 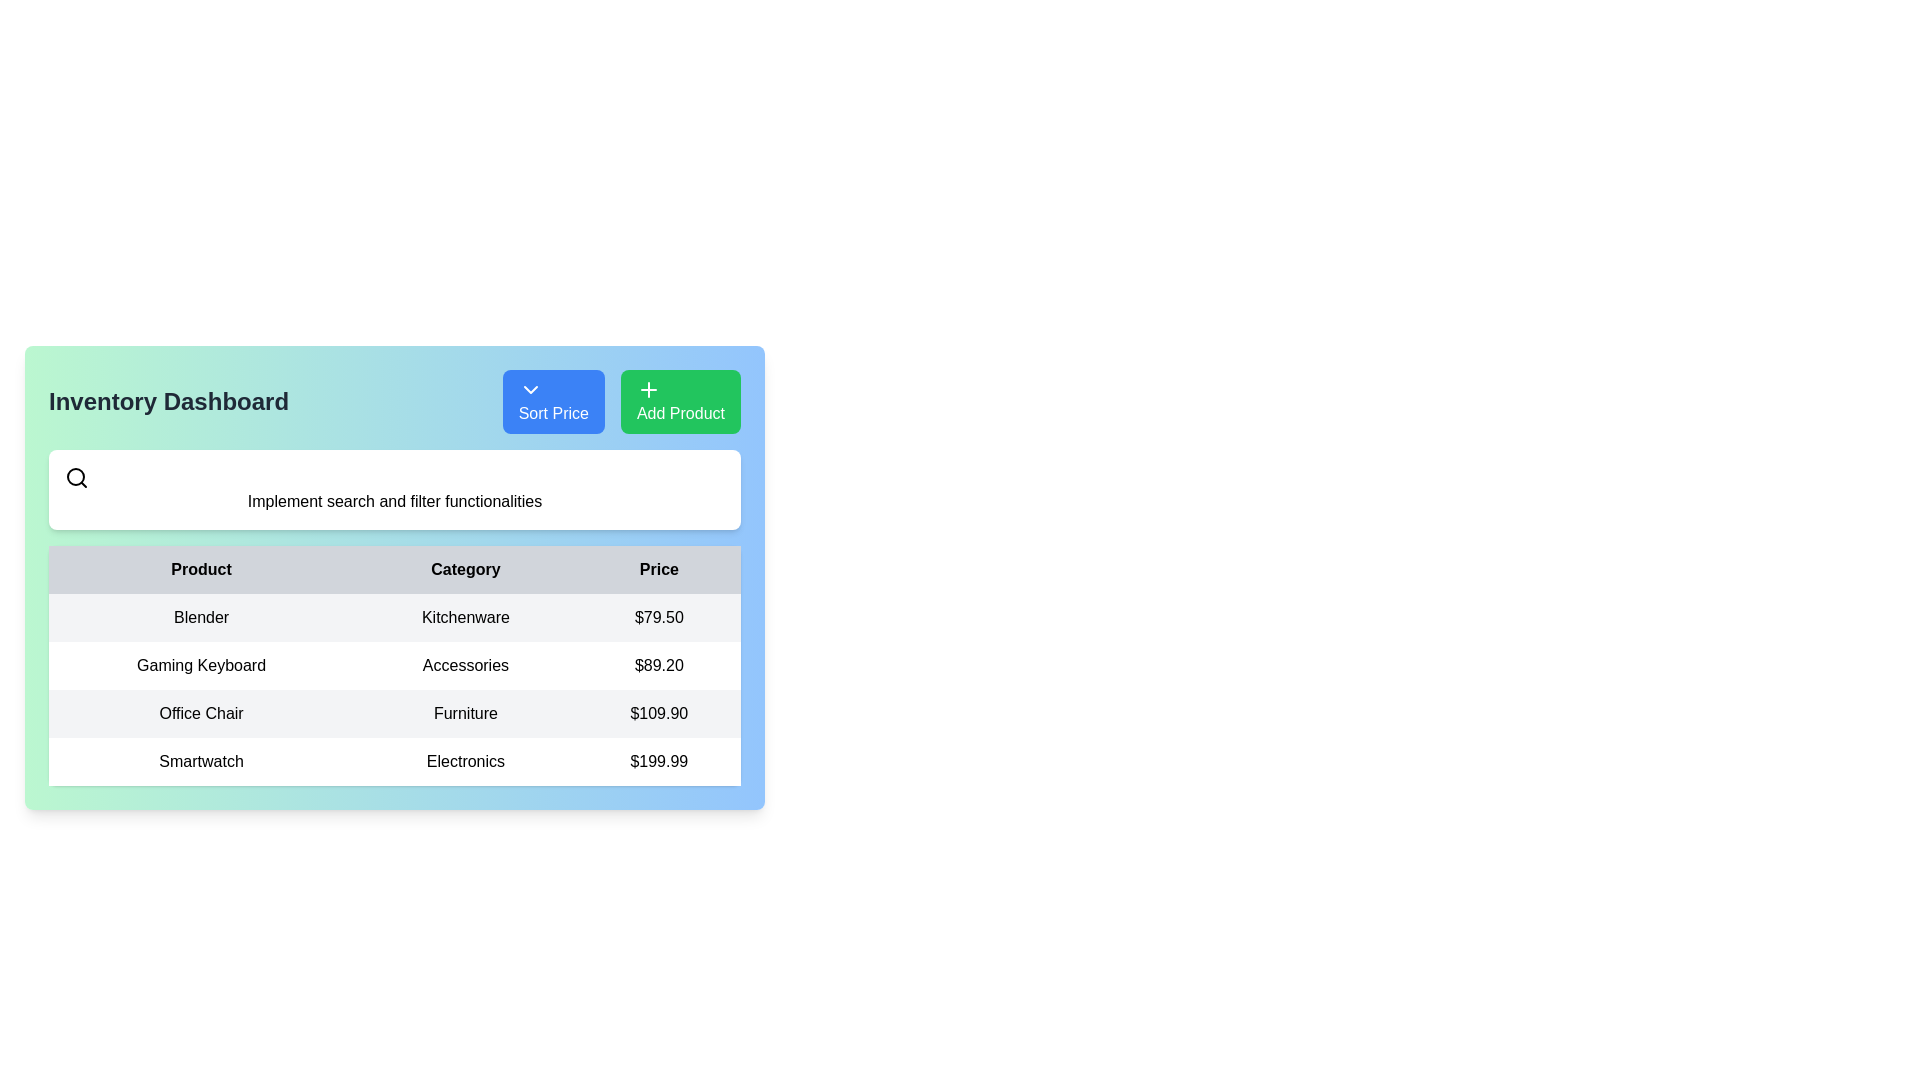 What do you see at coordinates (659, 616) in the screenshot?
I see `price displayed as '$79.50' in the rightmost column labeled 'Price' within the first row of the table` at bounding box center [659, 616].